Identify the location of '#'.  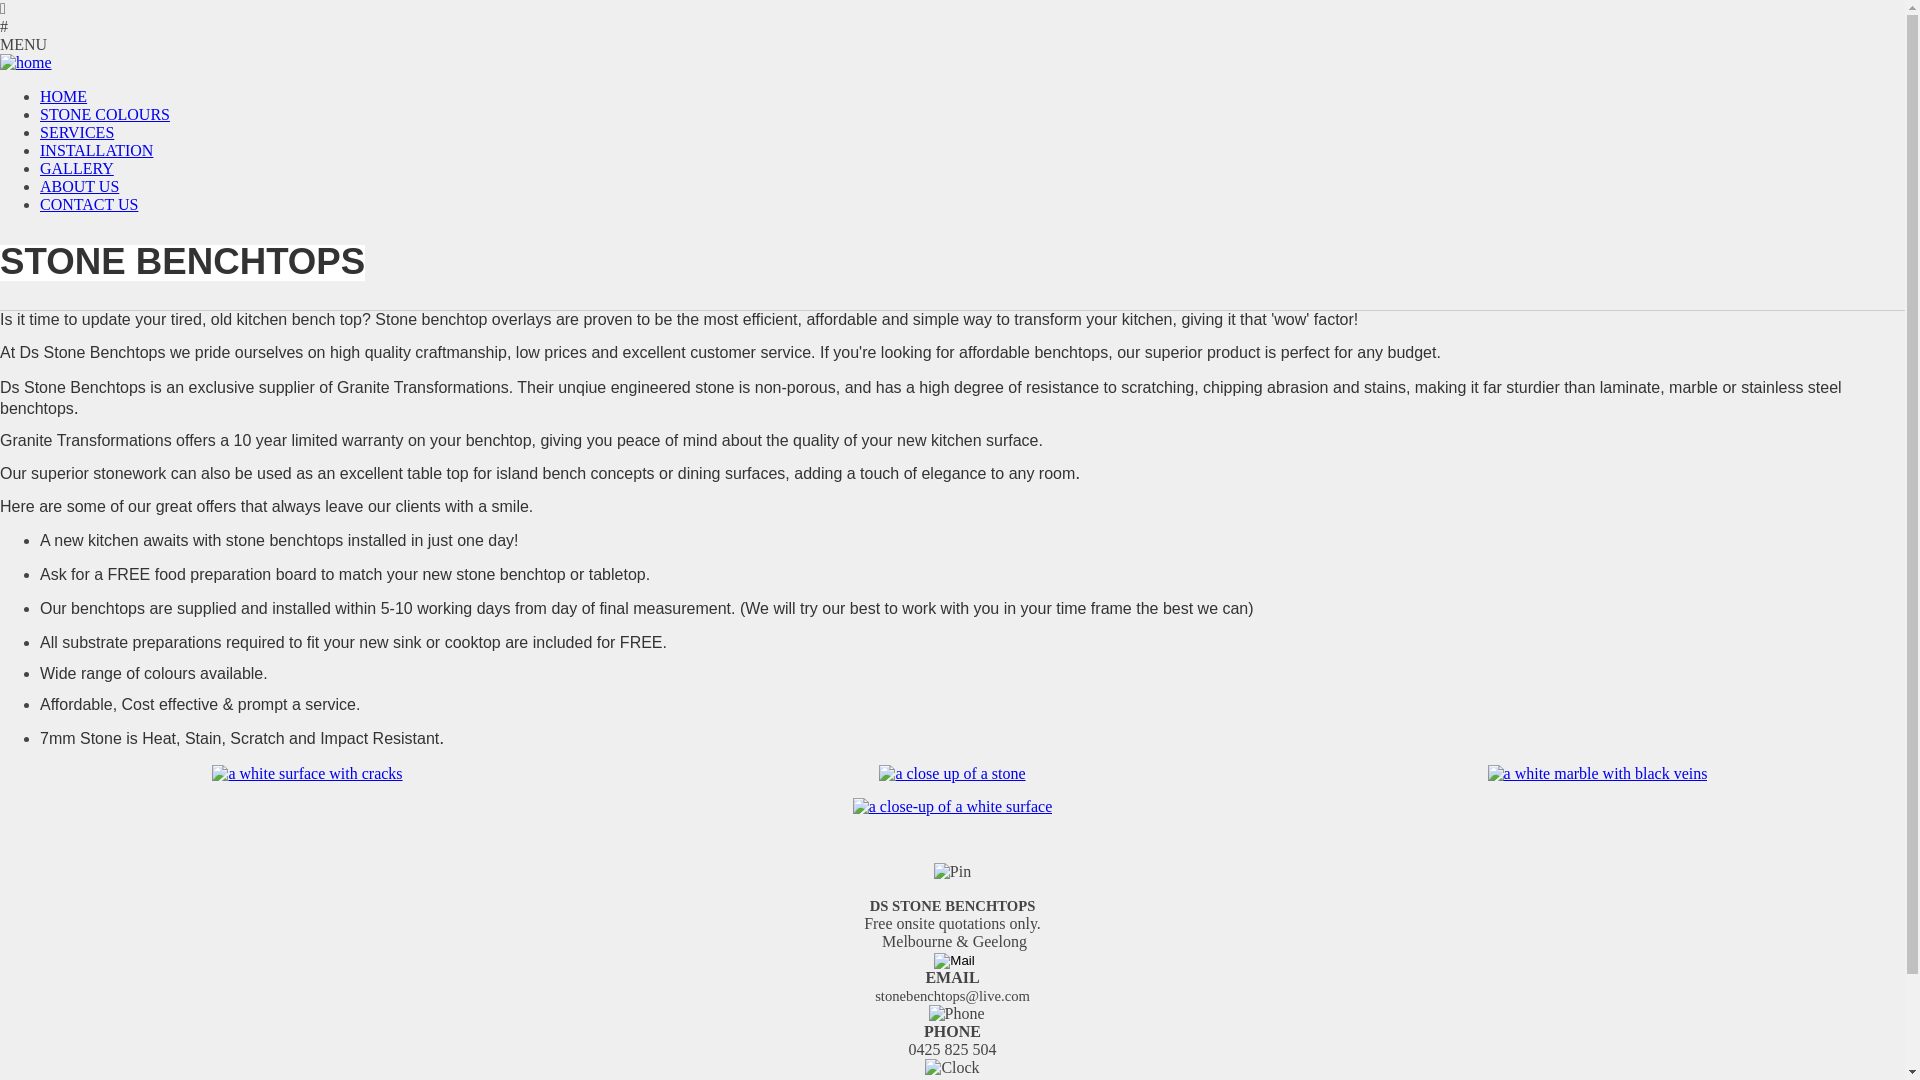
(951, 27).